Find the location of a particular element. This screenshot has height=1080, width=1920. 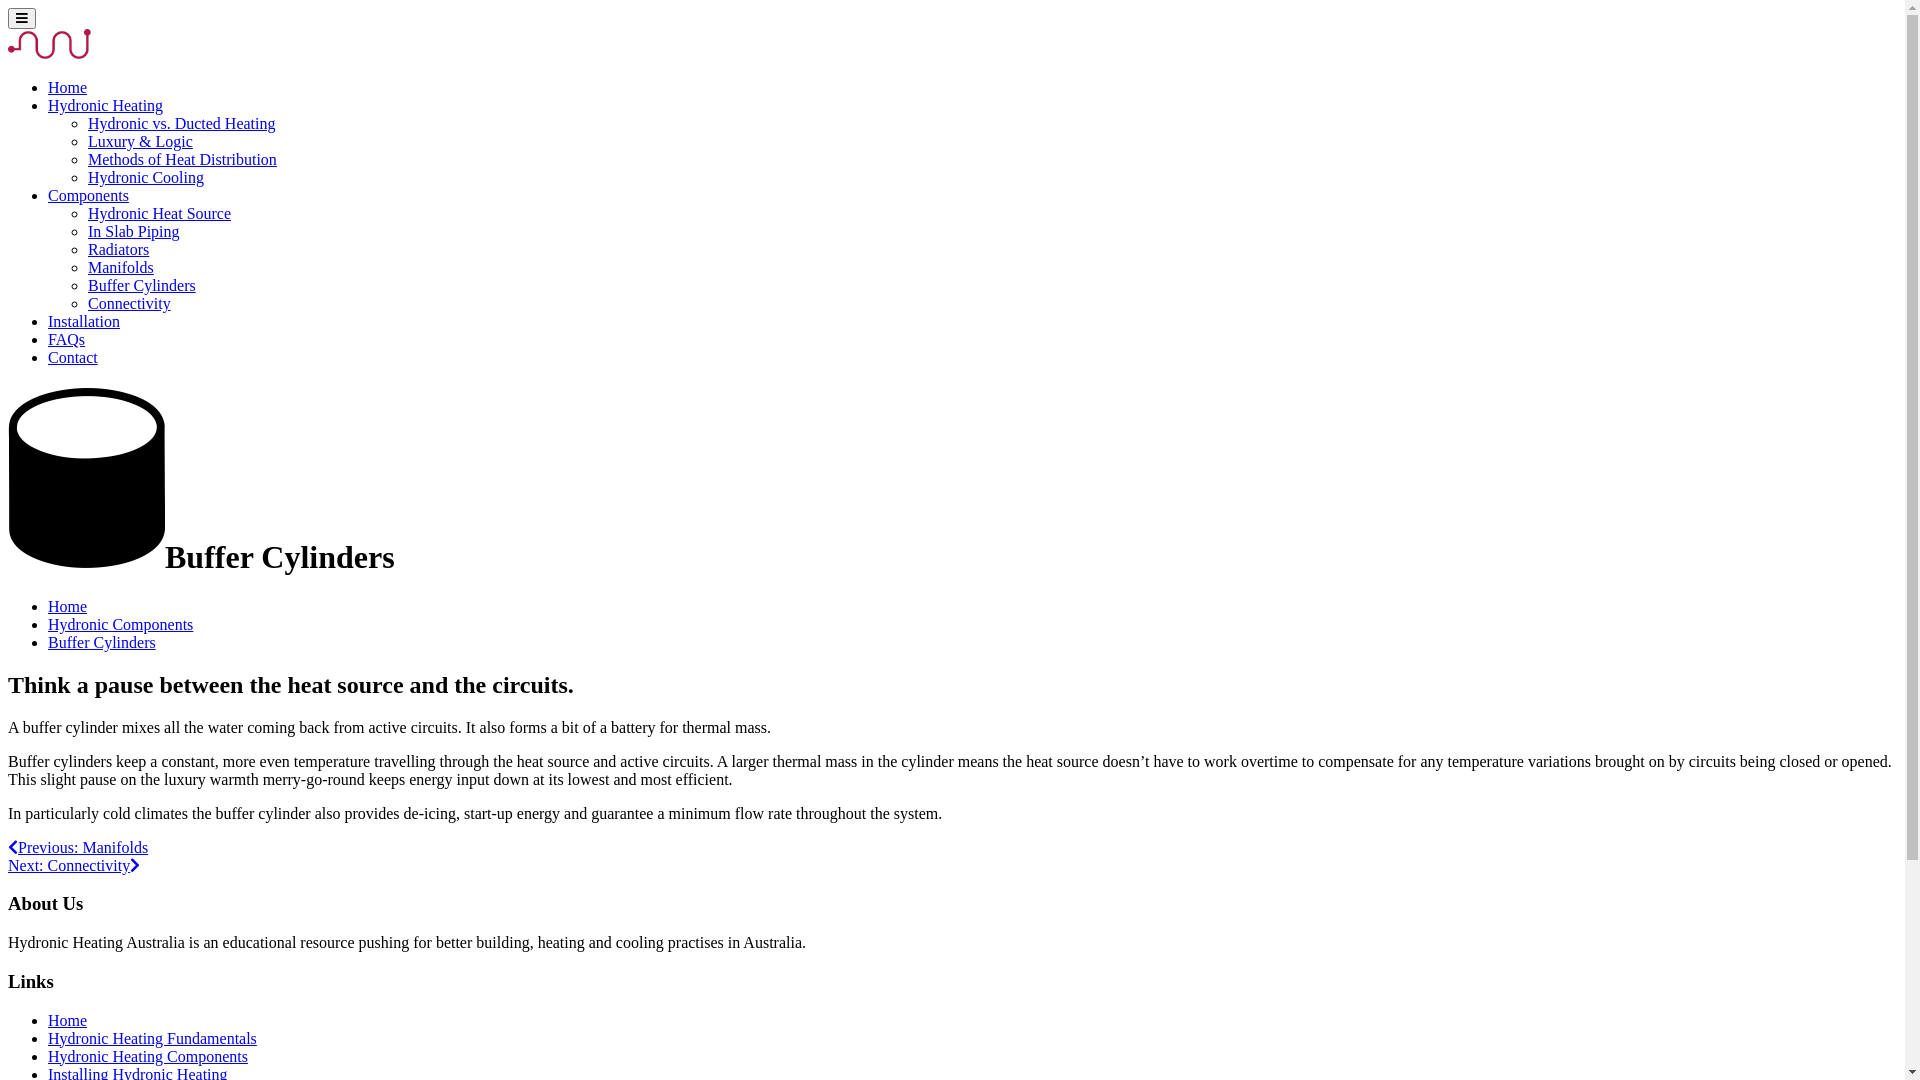

'Methods of Heat Distribution' is located at coordinates (182, 158).